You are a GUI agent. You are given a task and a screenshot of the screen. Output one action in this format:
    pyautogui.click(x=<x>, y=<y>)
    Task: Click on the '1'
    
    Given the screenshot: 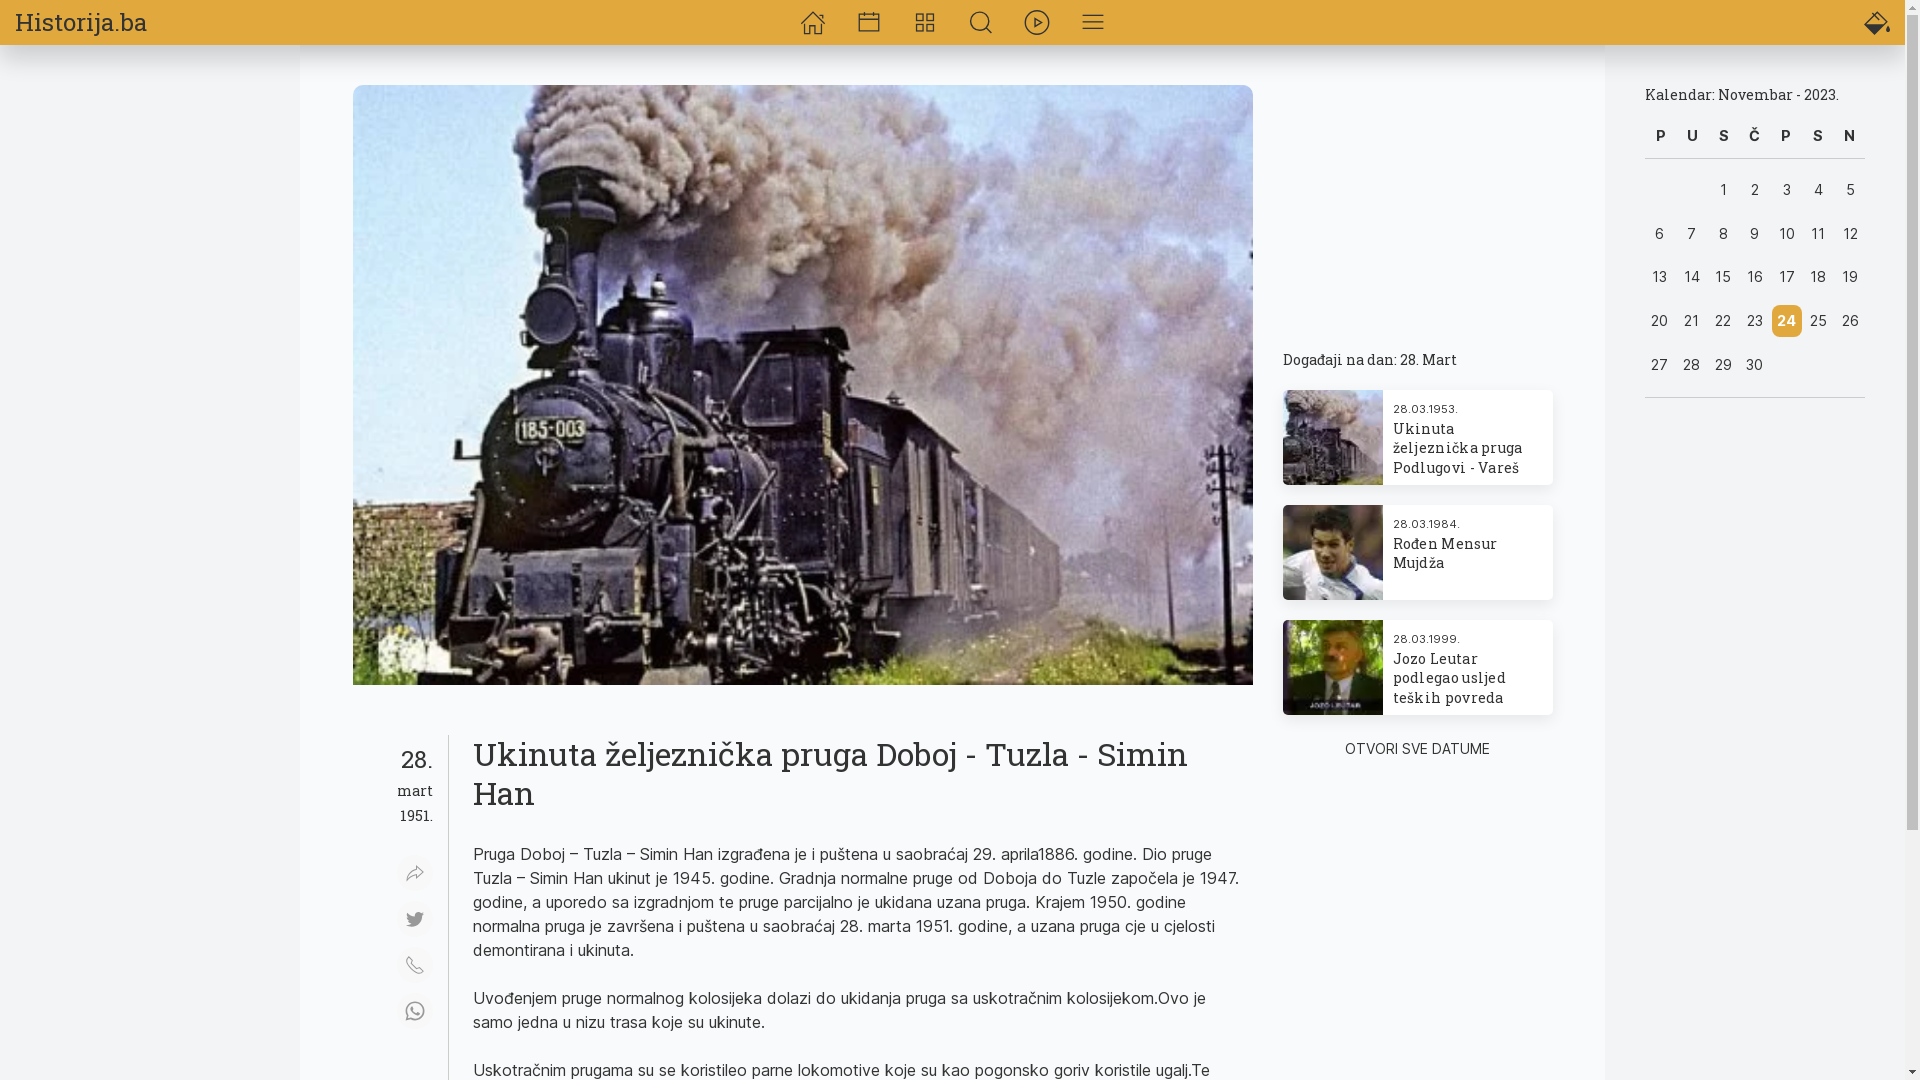 What is the action you would take?
    pyautogui.click(x=1722, y=189)
    